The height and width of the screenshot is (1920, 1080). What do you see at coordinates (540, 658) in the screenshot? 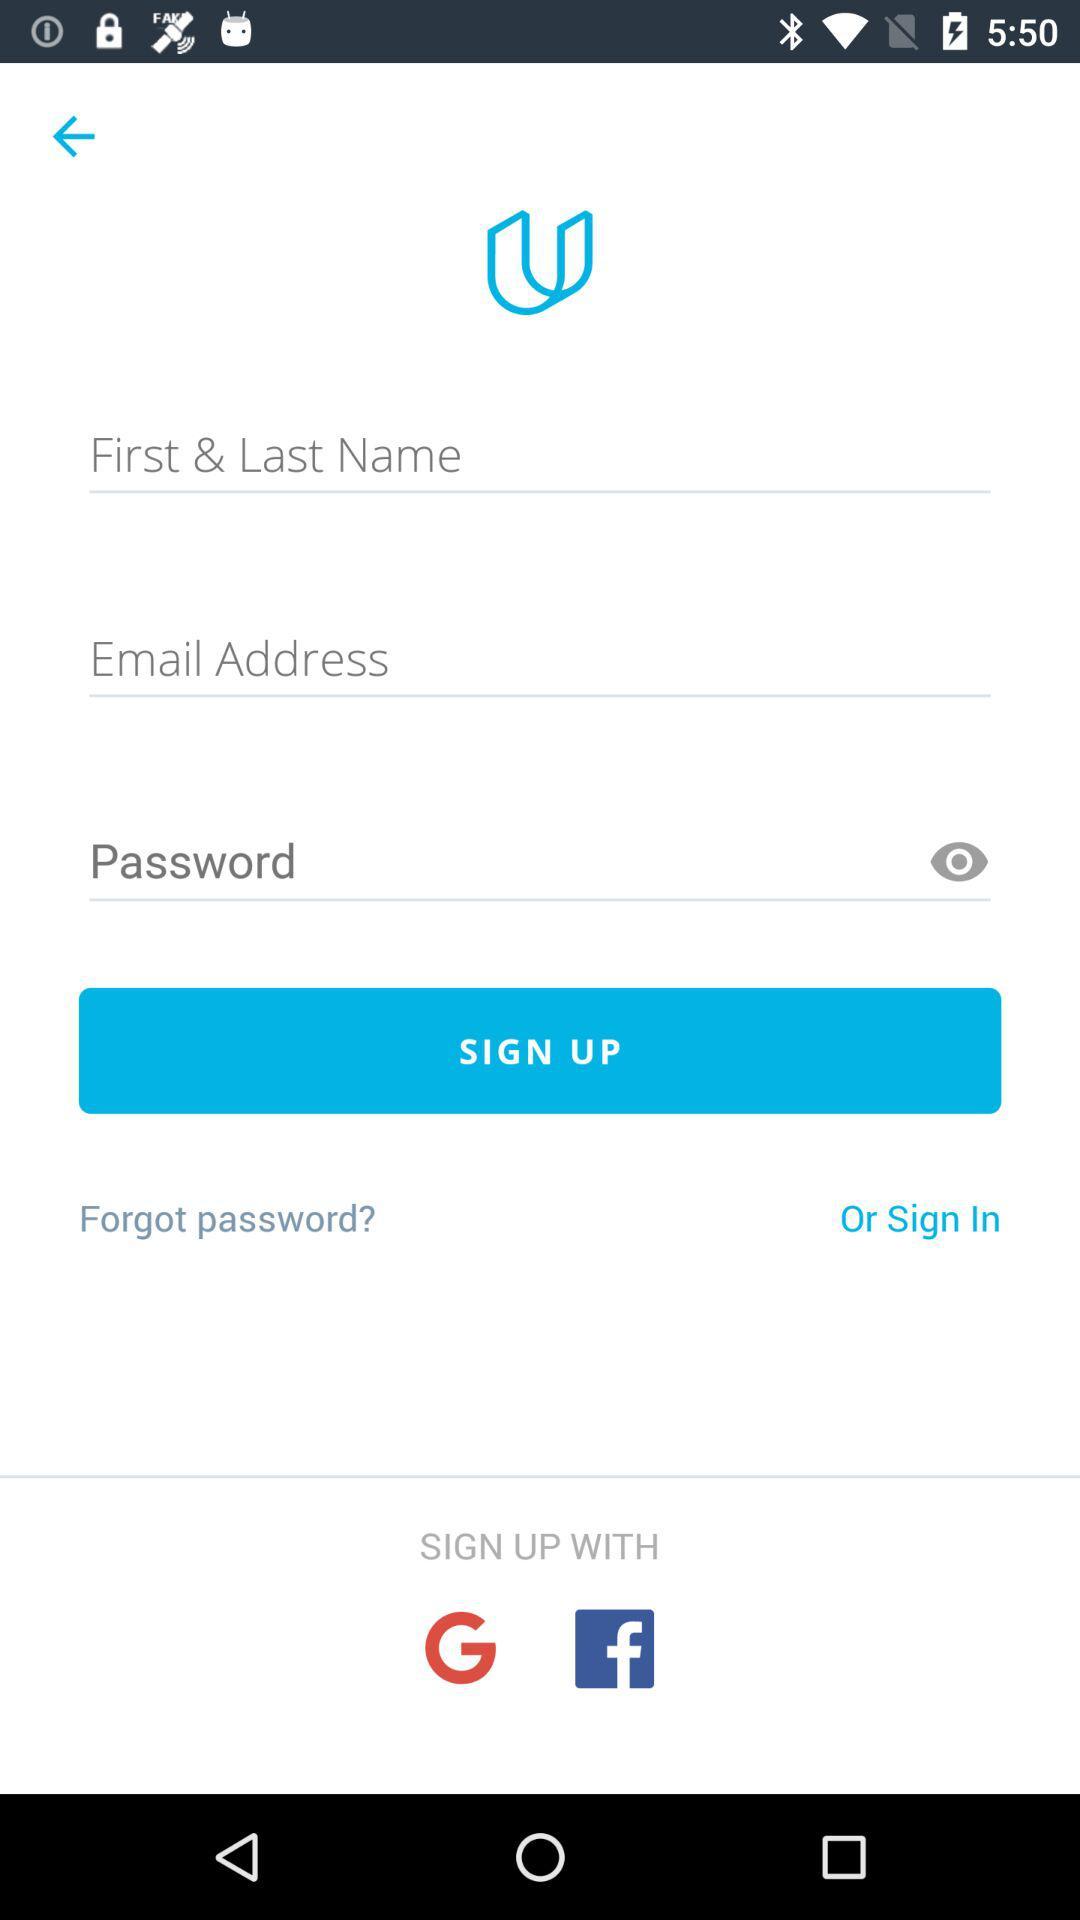
I see `e-mail bar` at bounding box center [540, 658].